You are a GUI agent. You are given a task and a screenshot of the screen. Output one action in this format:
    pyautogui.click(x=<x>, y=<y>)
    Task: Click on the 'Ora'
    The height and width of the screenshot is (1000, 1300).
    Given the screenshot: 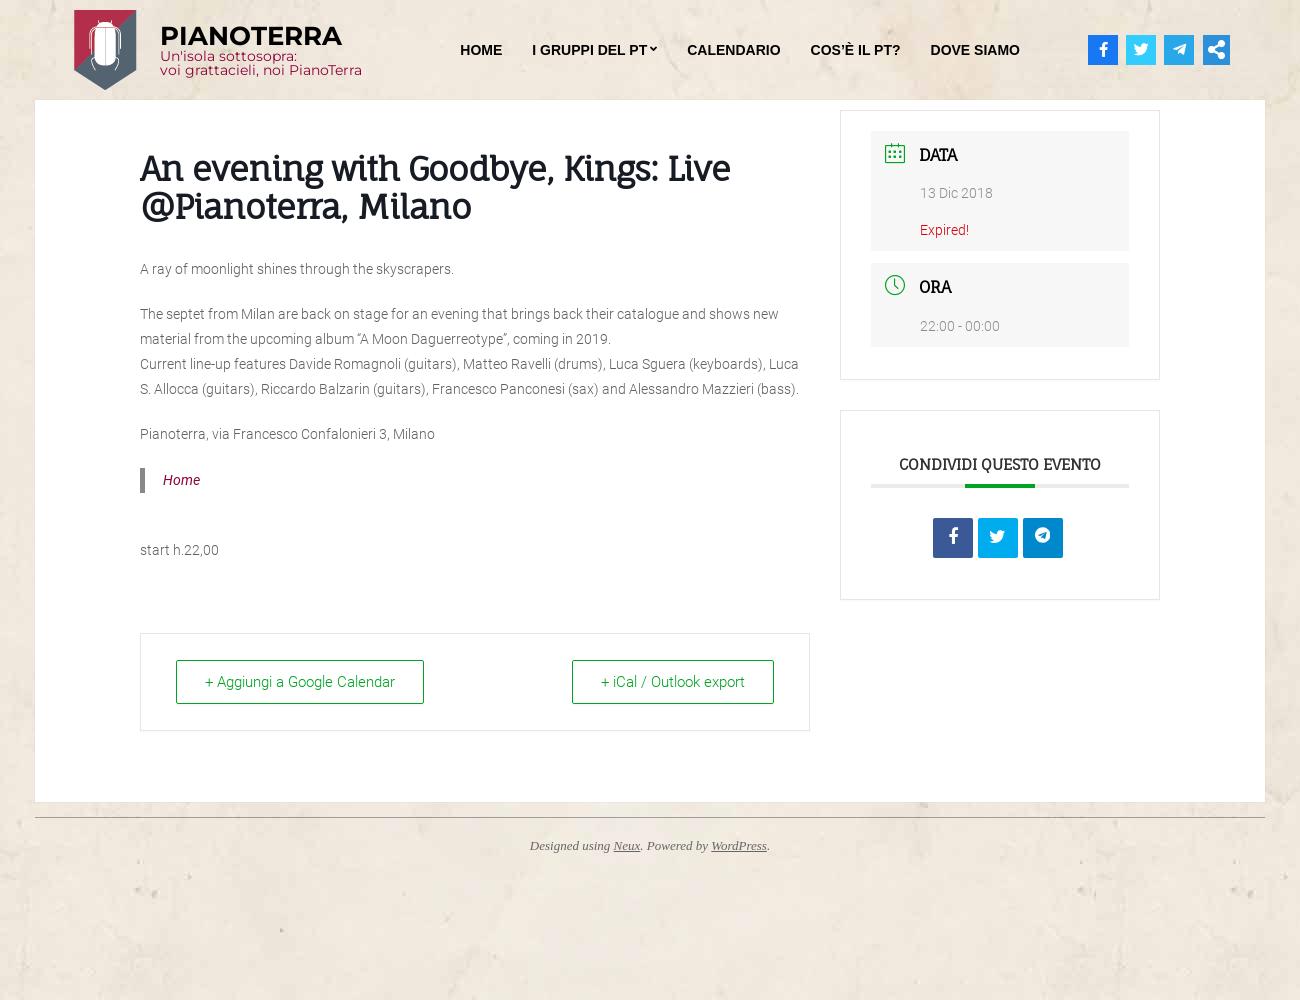 What is the action you would take?
    pyautogui.click(x=934, y=287)
    